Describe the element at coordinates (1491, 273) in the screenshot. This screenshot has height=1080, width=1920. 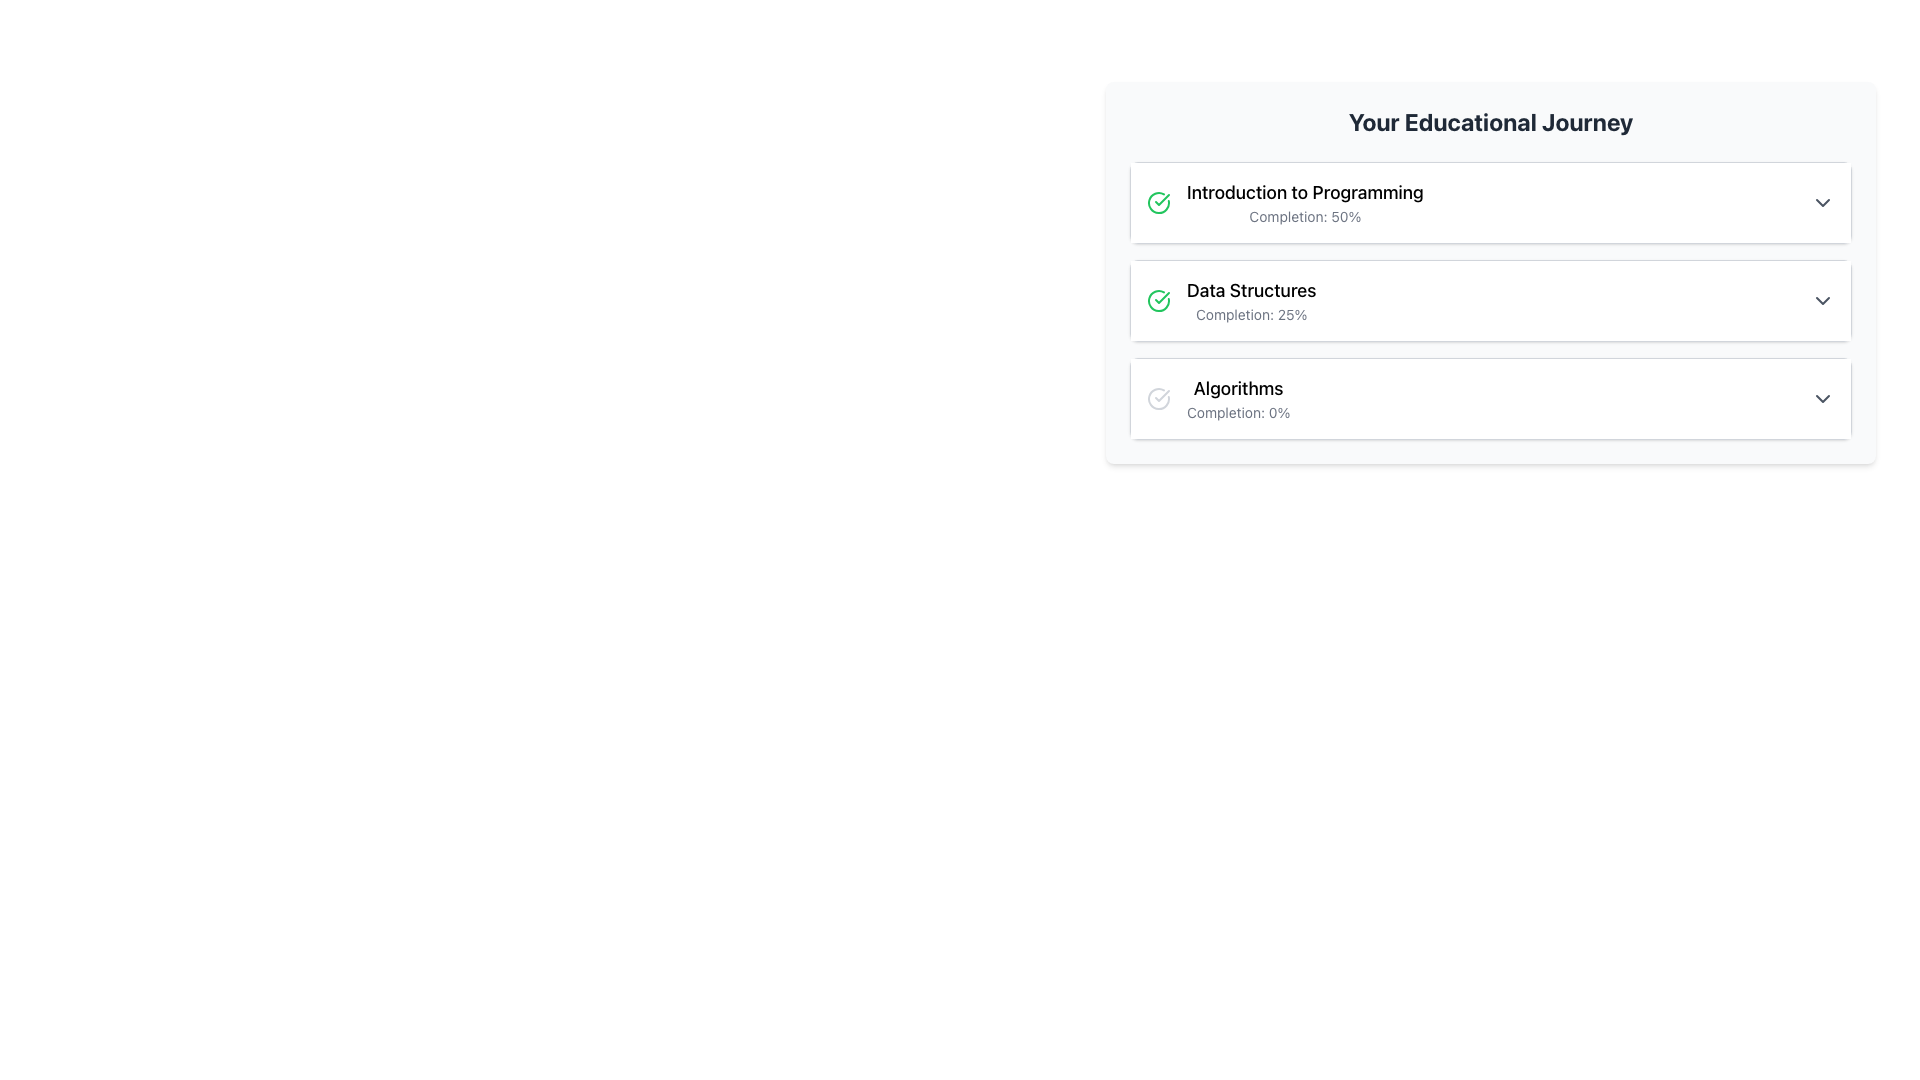
I see `the Card component for the 'Data Structures' module, which is the second item in the list under 'Your Educational Journey'` at that location.